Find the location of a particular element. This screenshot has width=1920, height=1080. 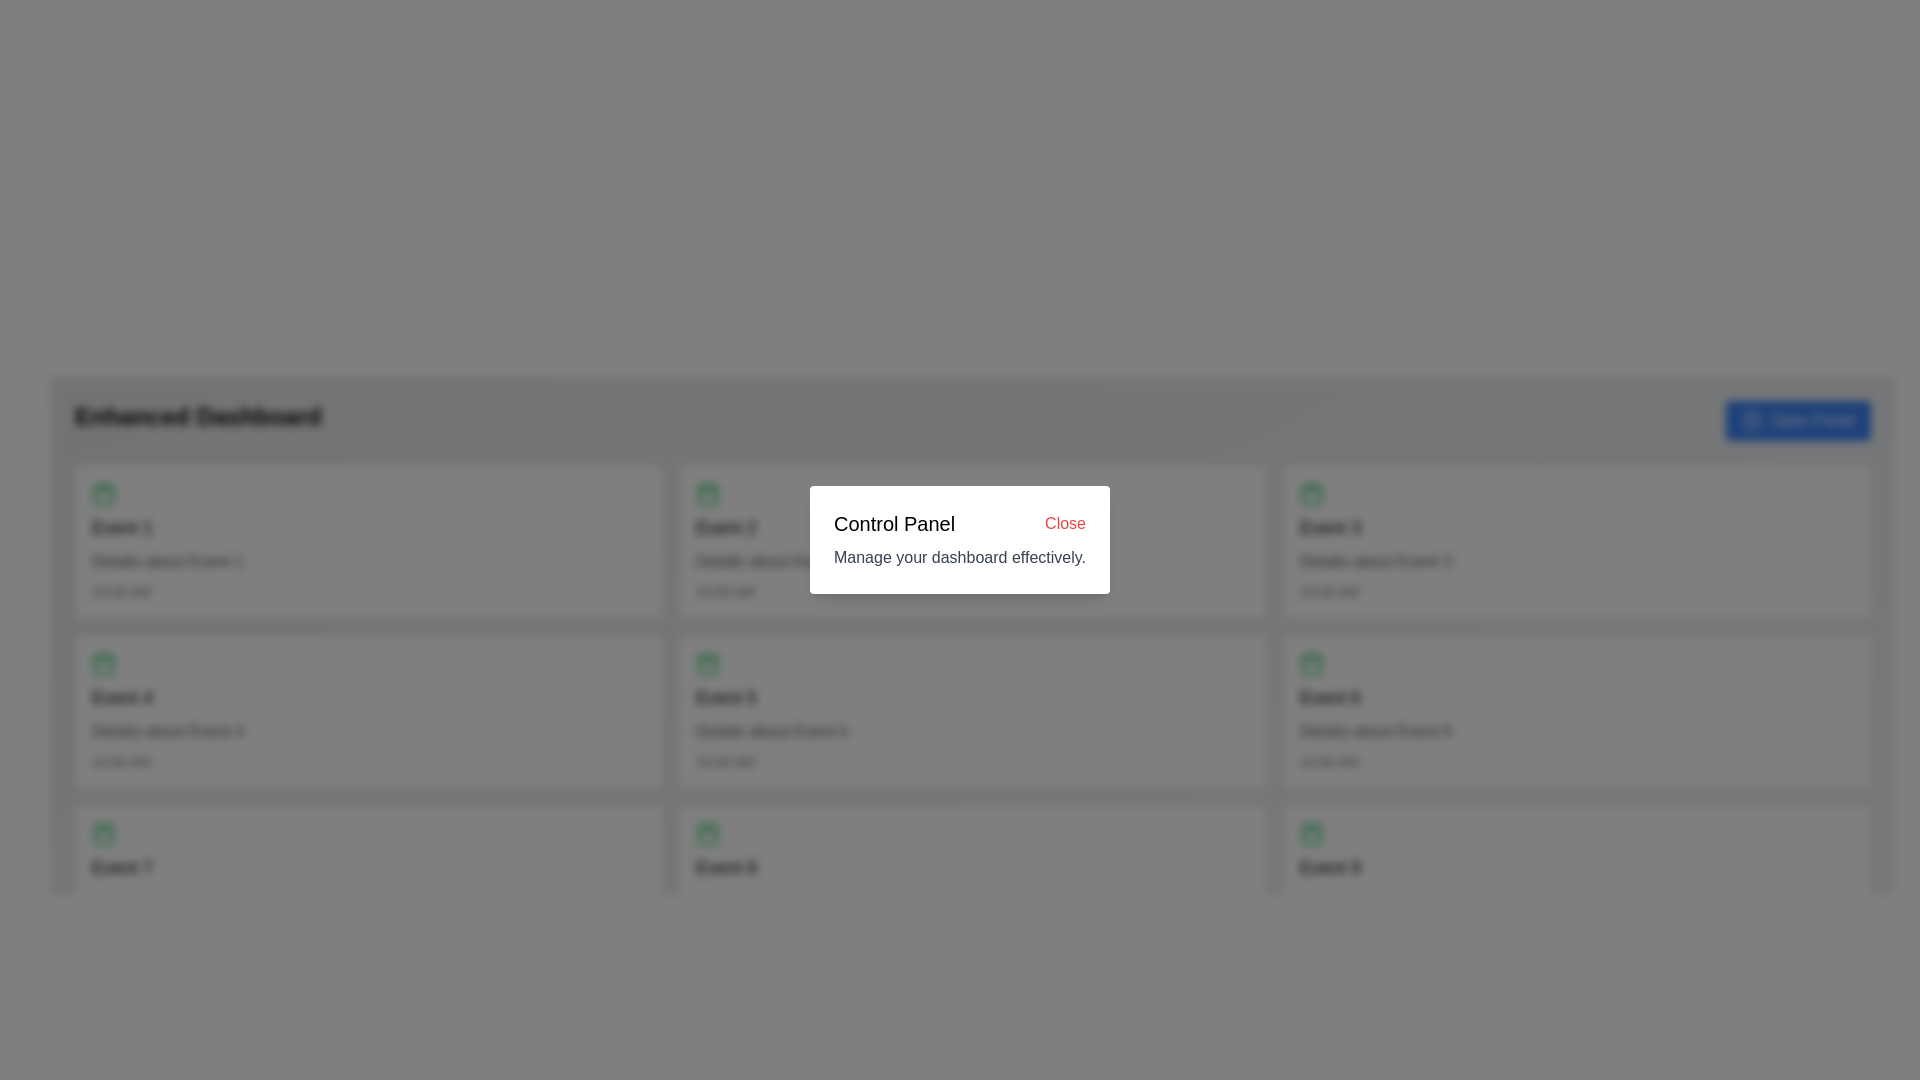

the text 'Event 4' for copying by clicking on the text label located in the second row and first column of the grid layout is located at coordinates (121, 697).